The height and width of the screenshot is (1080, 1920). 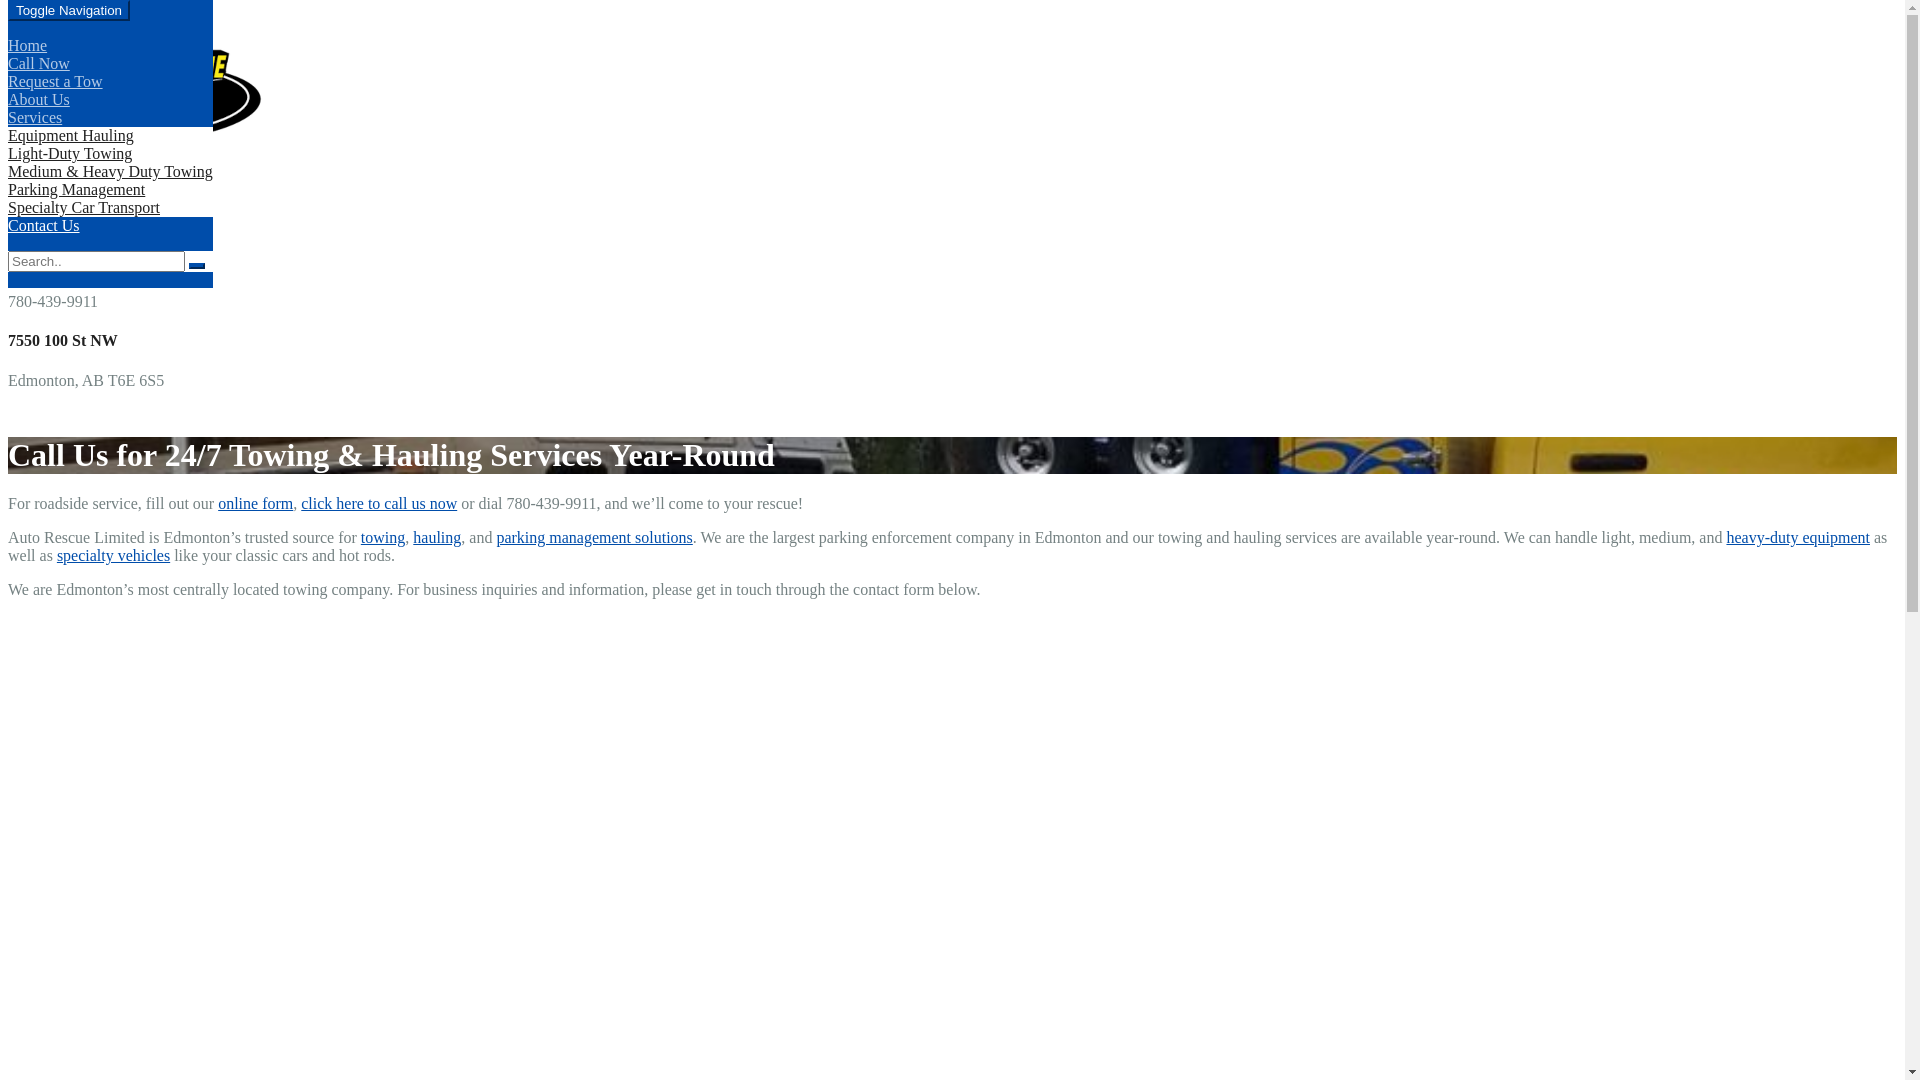 I want to click on 'Specialty Car Transport', so click(x=82, y=207).